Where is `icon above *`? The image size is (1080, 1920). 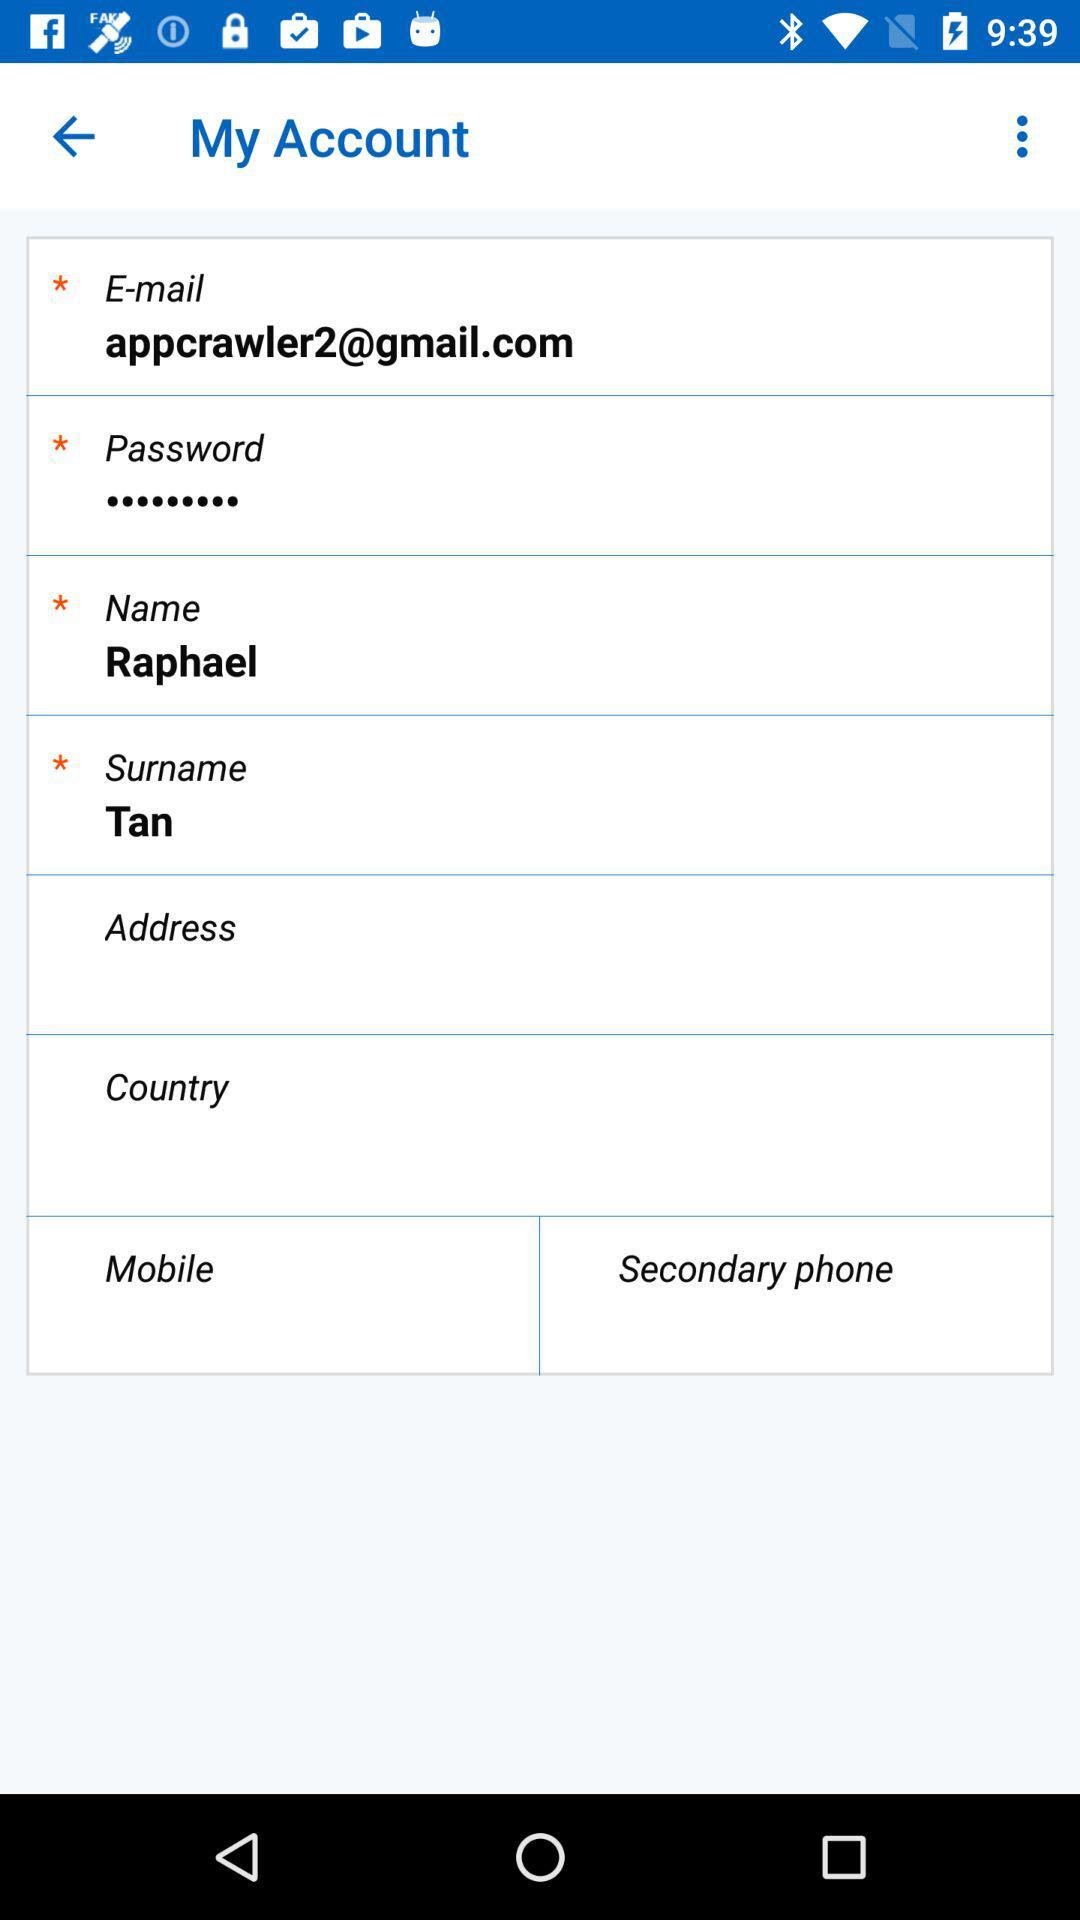
icon above * is located at coordinates (72, 135).